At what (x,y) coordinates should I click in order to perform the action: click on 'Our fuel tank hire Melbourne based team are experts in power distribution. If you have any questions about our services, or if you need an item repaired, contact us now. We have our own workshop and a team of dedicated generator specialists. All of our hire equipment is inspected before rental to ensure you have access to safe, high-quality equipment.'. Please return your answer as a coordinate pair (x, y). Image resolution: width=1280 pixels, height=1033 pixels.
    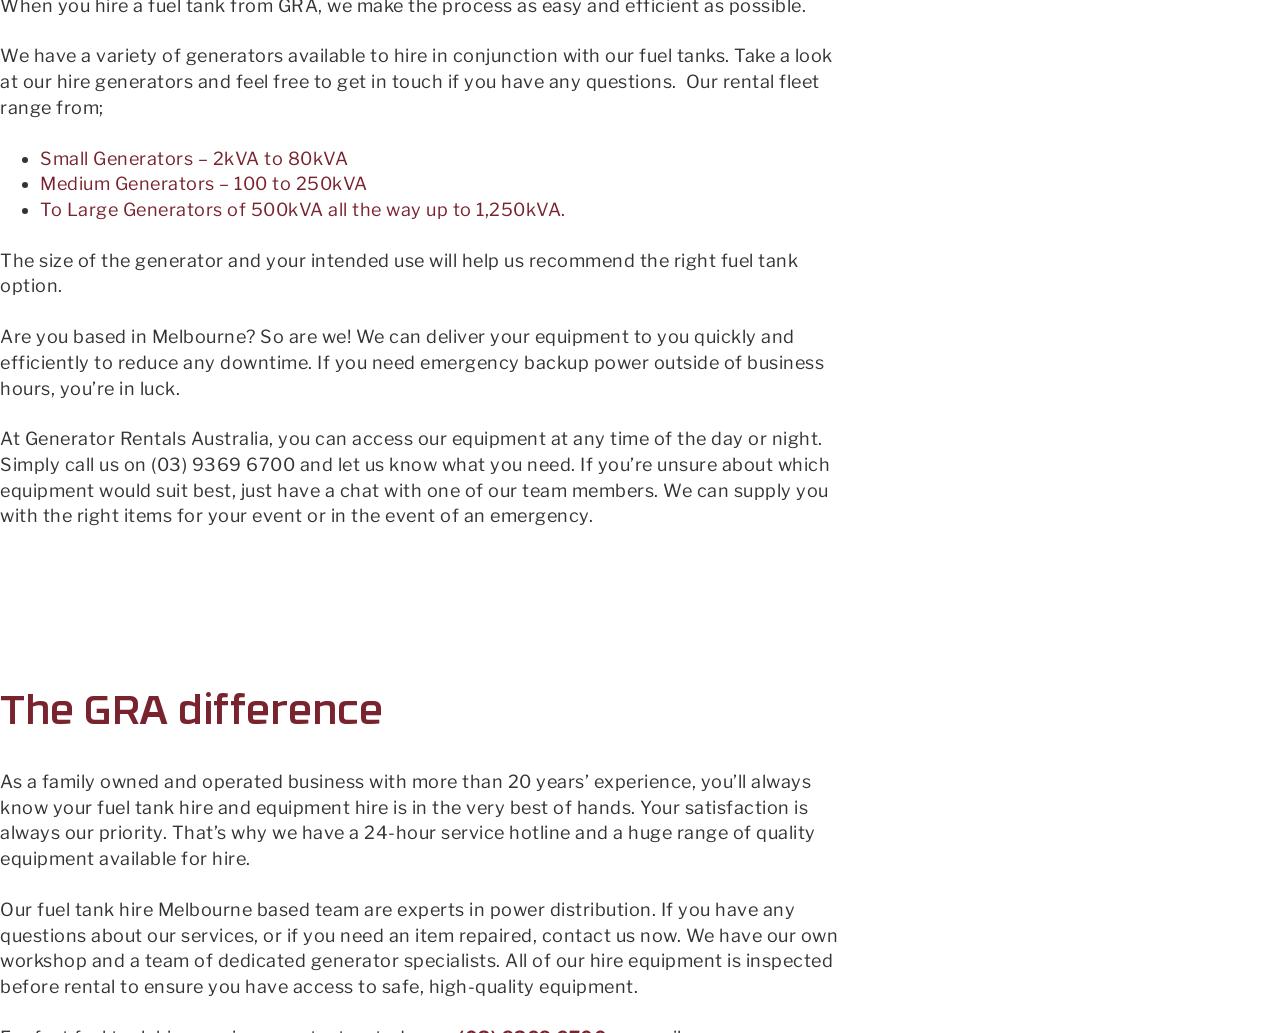
    Looking at the image, I should click on (417, 945).